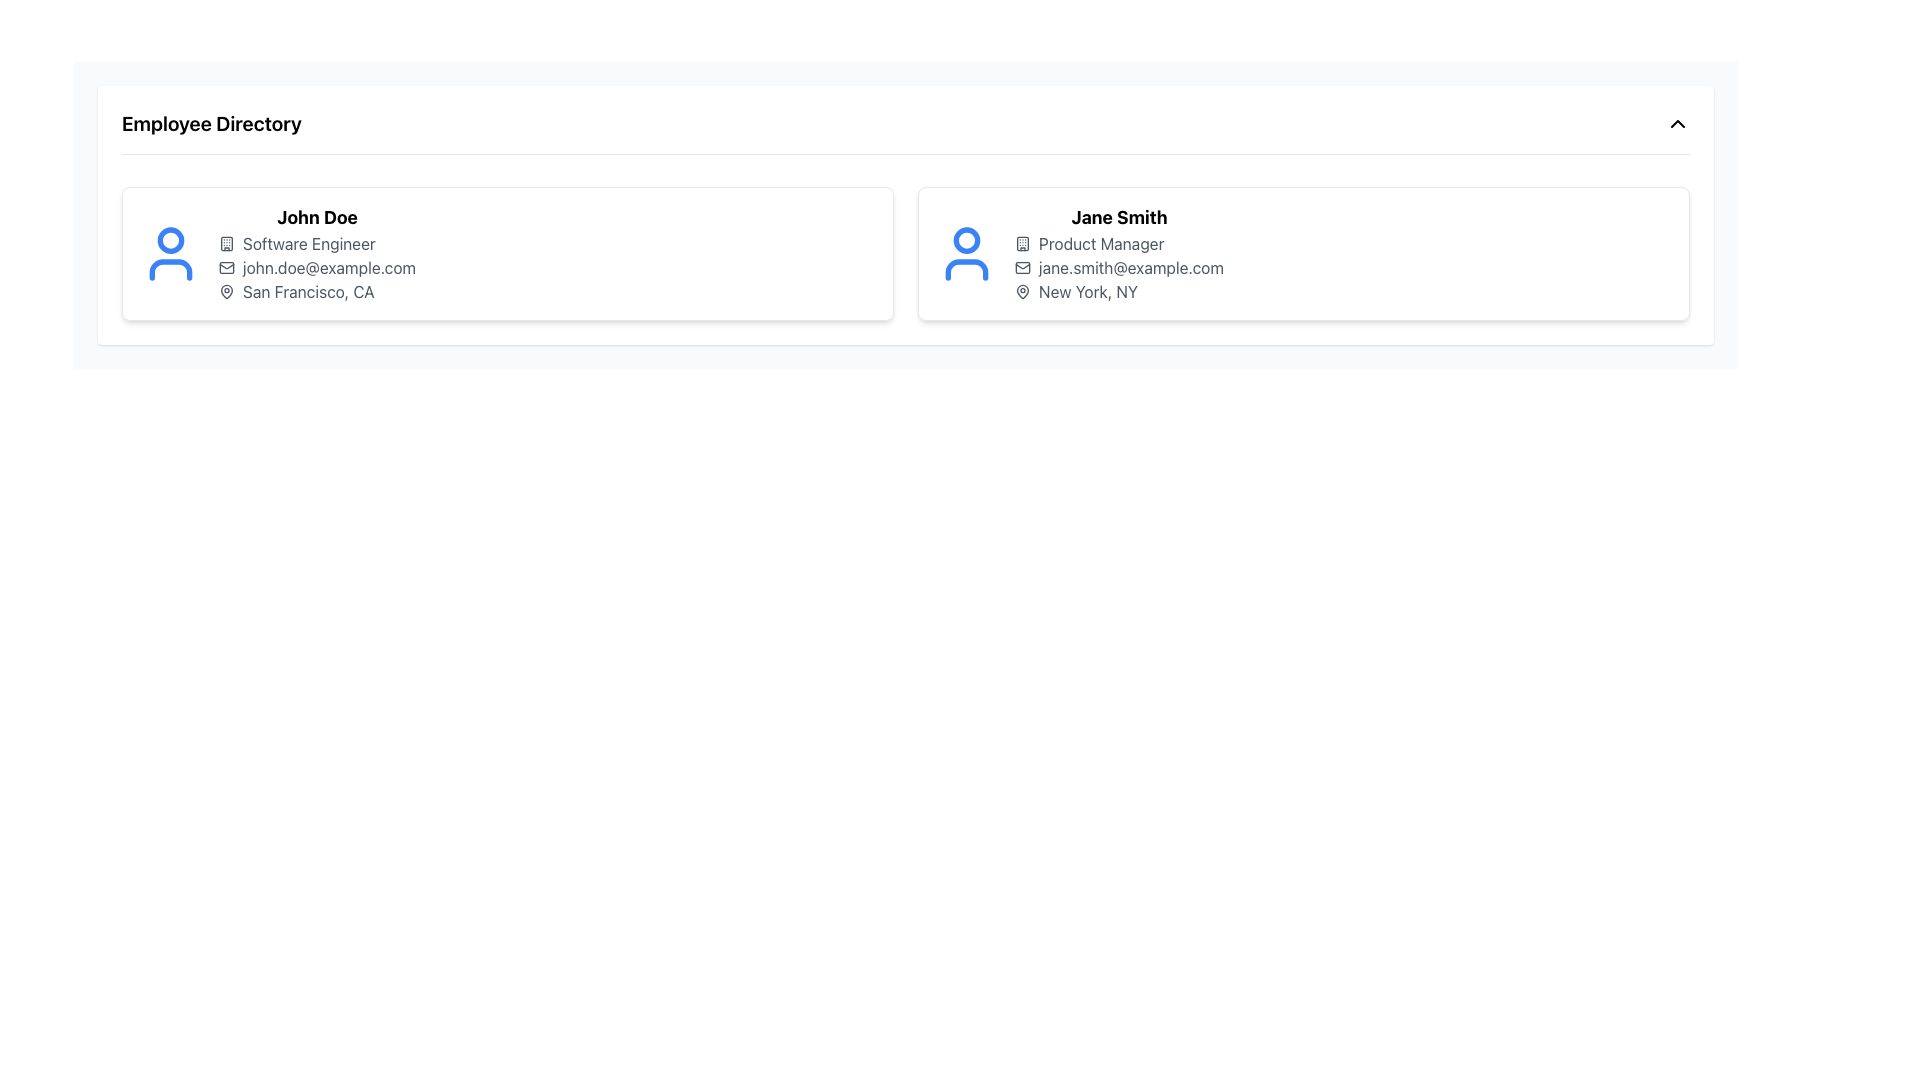 The image size is (1920, 1080). Describe the element at coordinates (1118, 266) in the screenshot. I see `the email address text element in the employee profile card for 'Jane Smith'` at that location.